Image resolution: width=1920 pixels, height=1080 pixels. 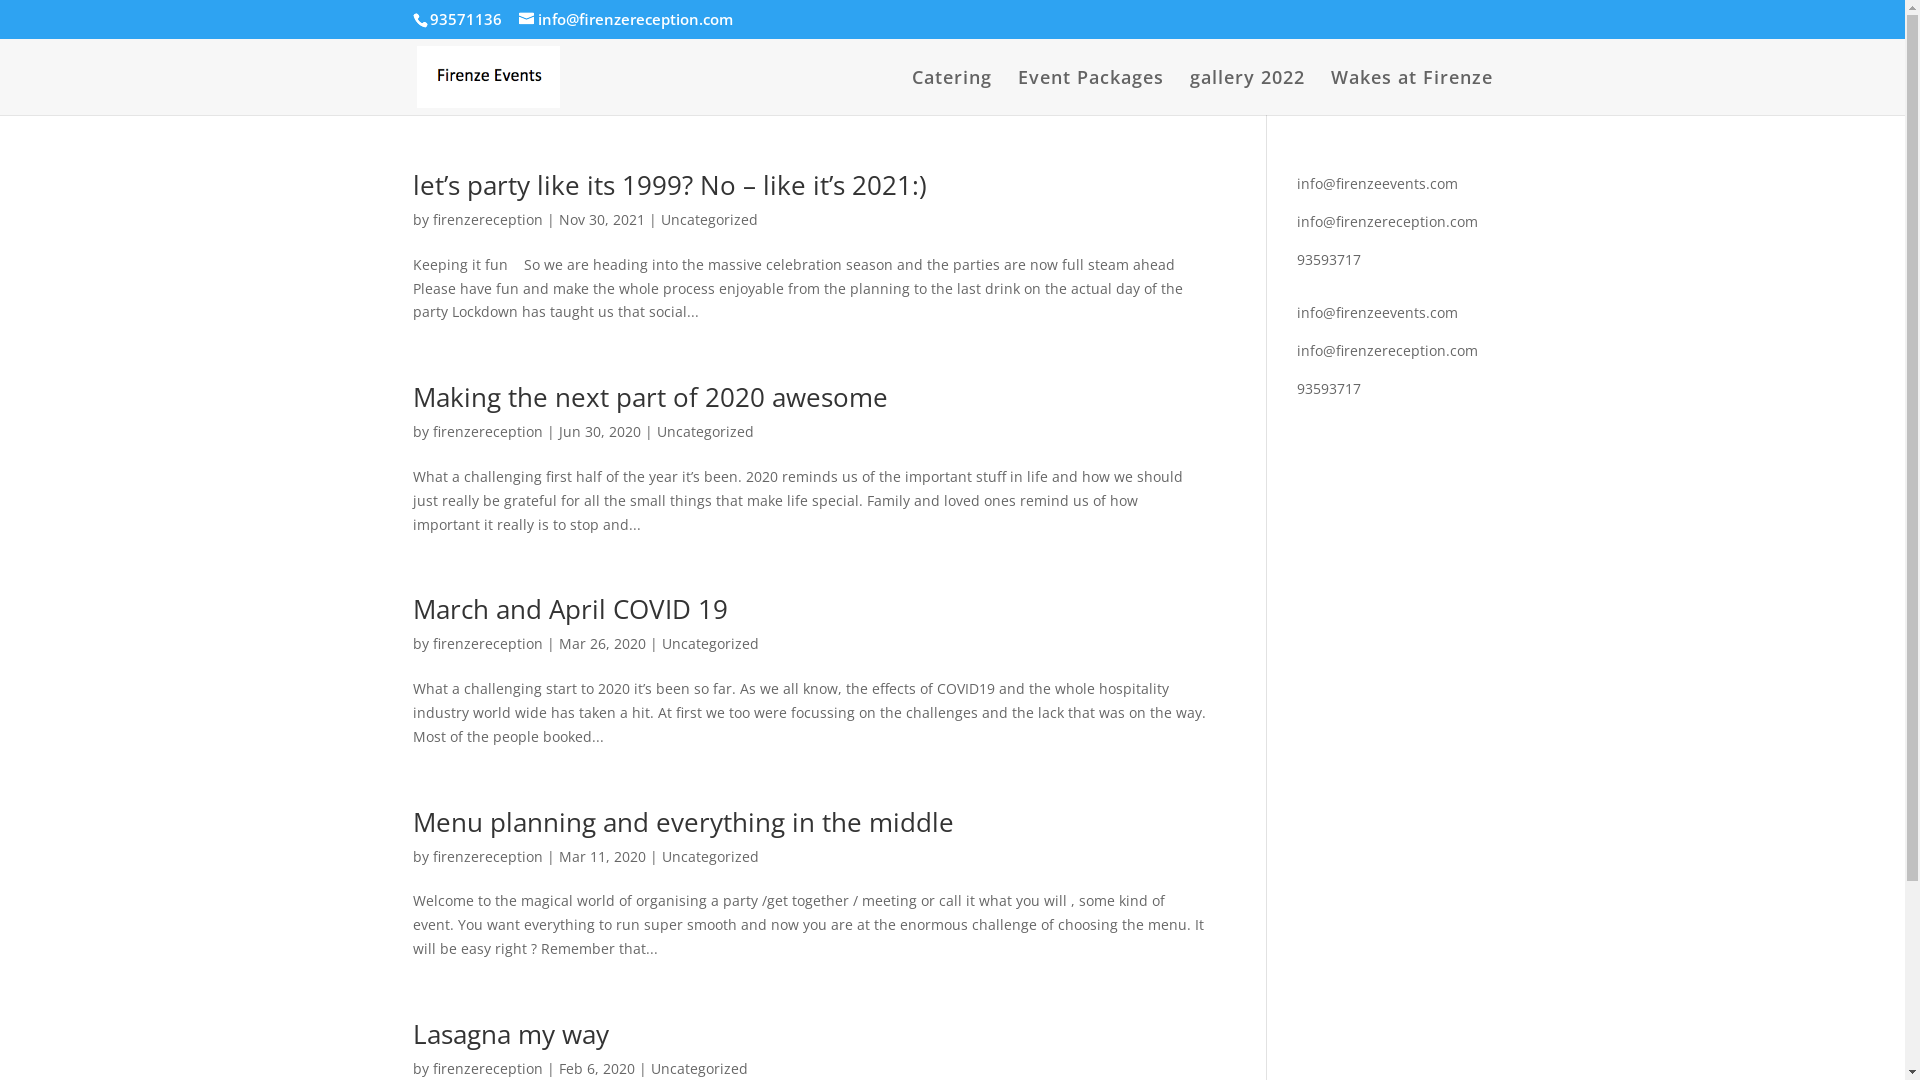 What do you see at coordinates (431, 219) in the screenshot?
I see `'firenzereception'` at bounding box center [431, 219].